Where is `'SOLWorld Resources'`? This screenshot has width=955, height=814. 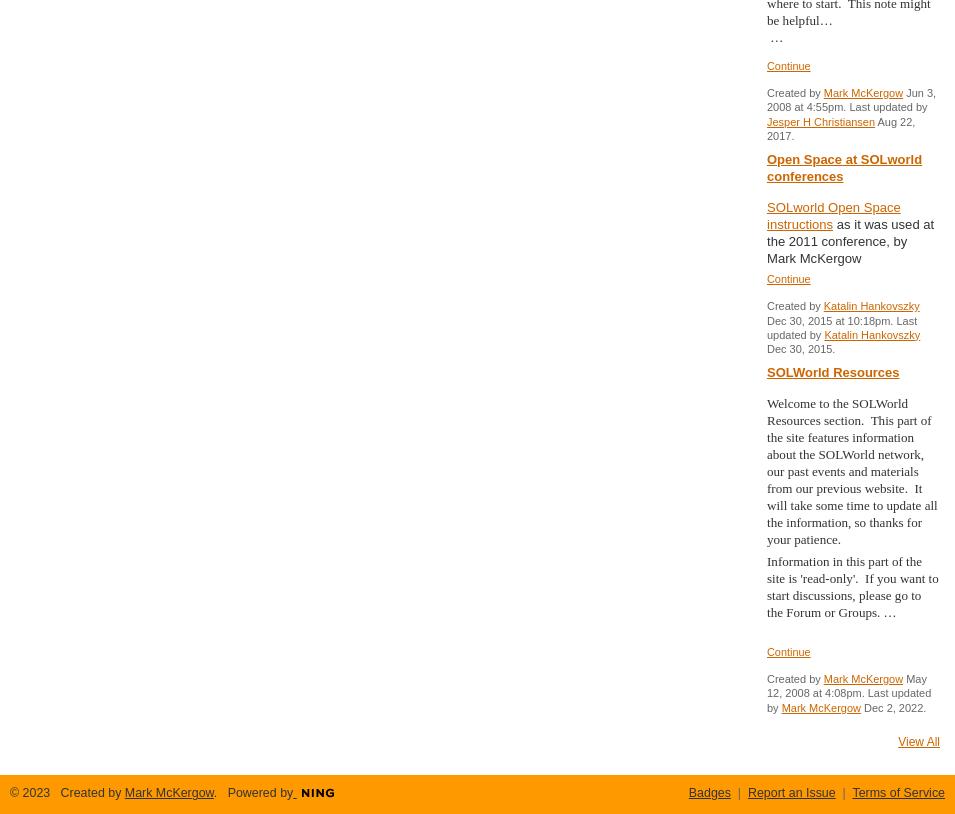 'SOLWorld Resources' is located at coordinates (833, 372).